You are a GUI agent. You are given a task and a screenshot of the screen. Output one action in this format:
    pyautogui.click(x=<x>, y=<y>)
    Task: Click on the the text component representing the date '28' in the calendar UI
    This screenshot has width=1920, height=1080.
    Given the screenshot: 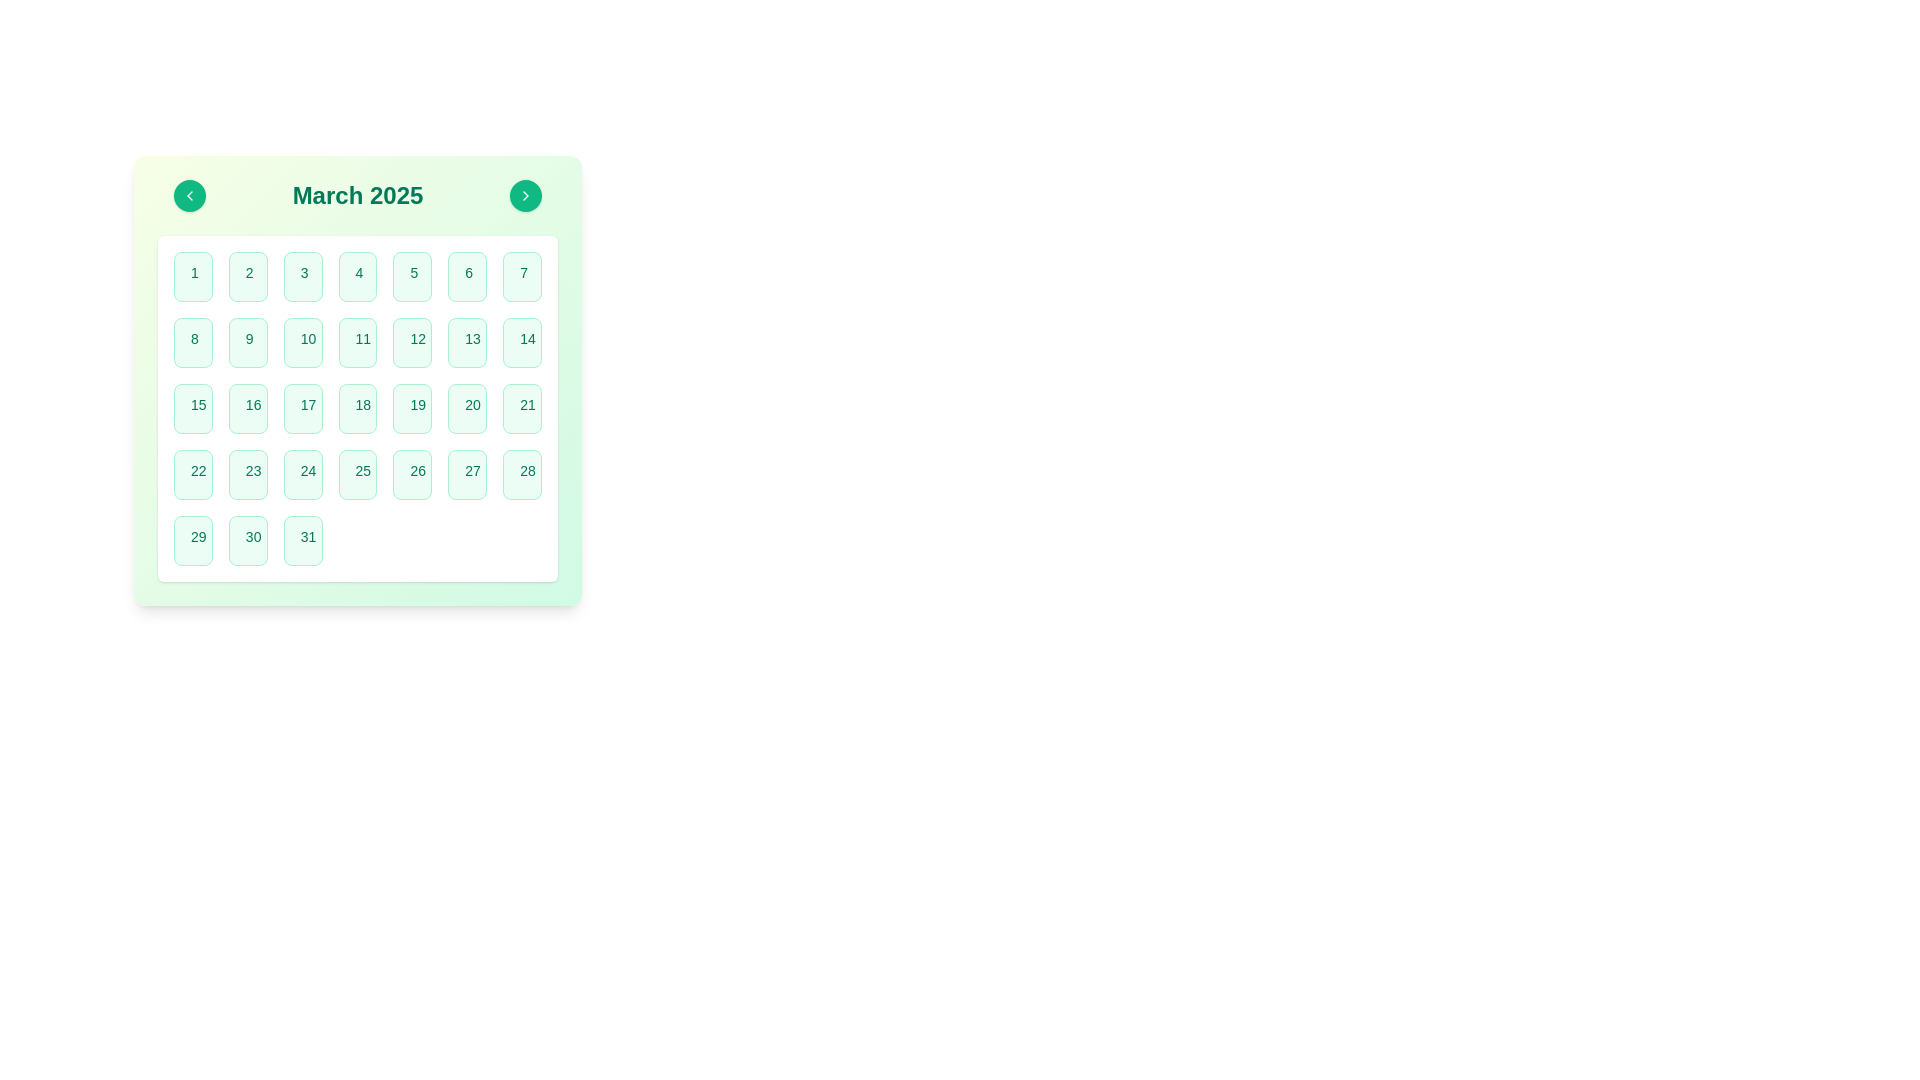 What is the action you would take?
    pyautogui.click(x=528, y=470)
    